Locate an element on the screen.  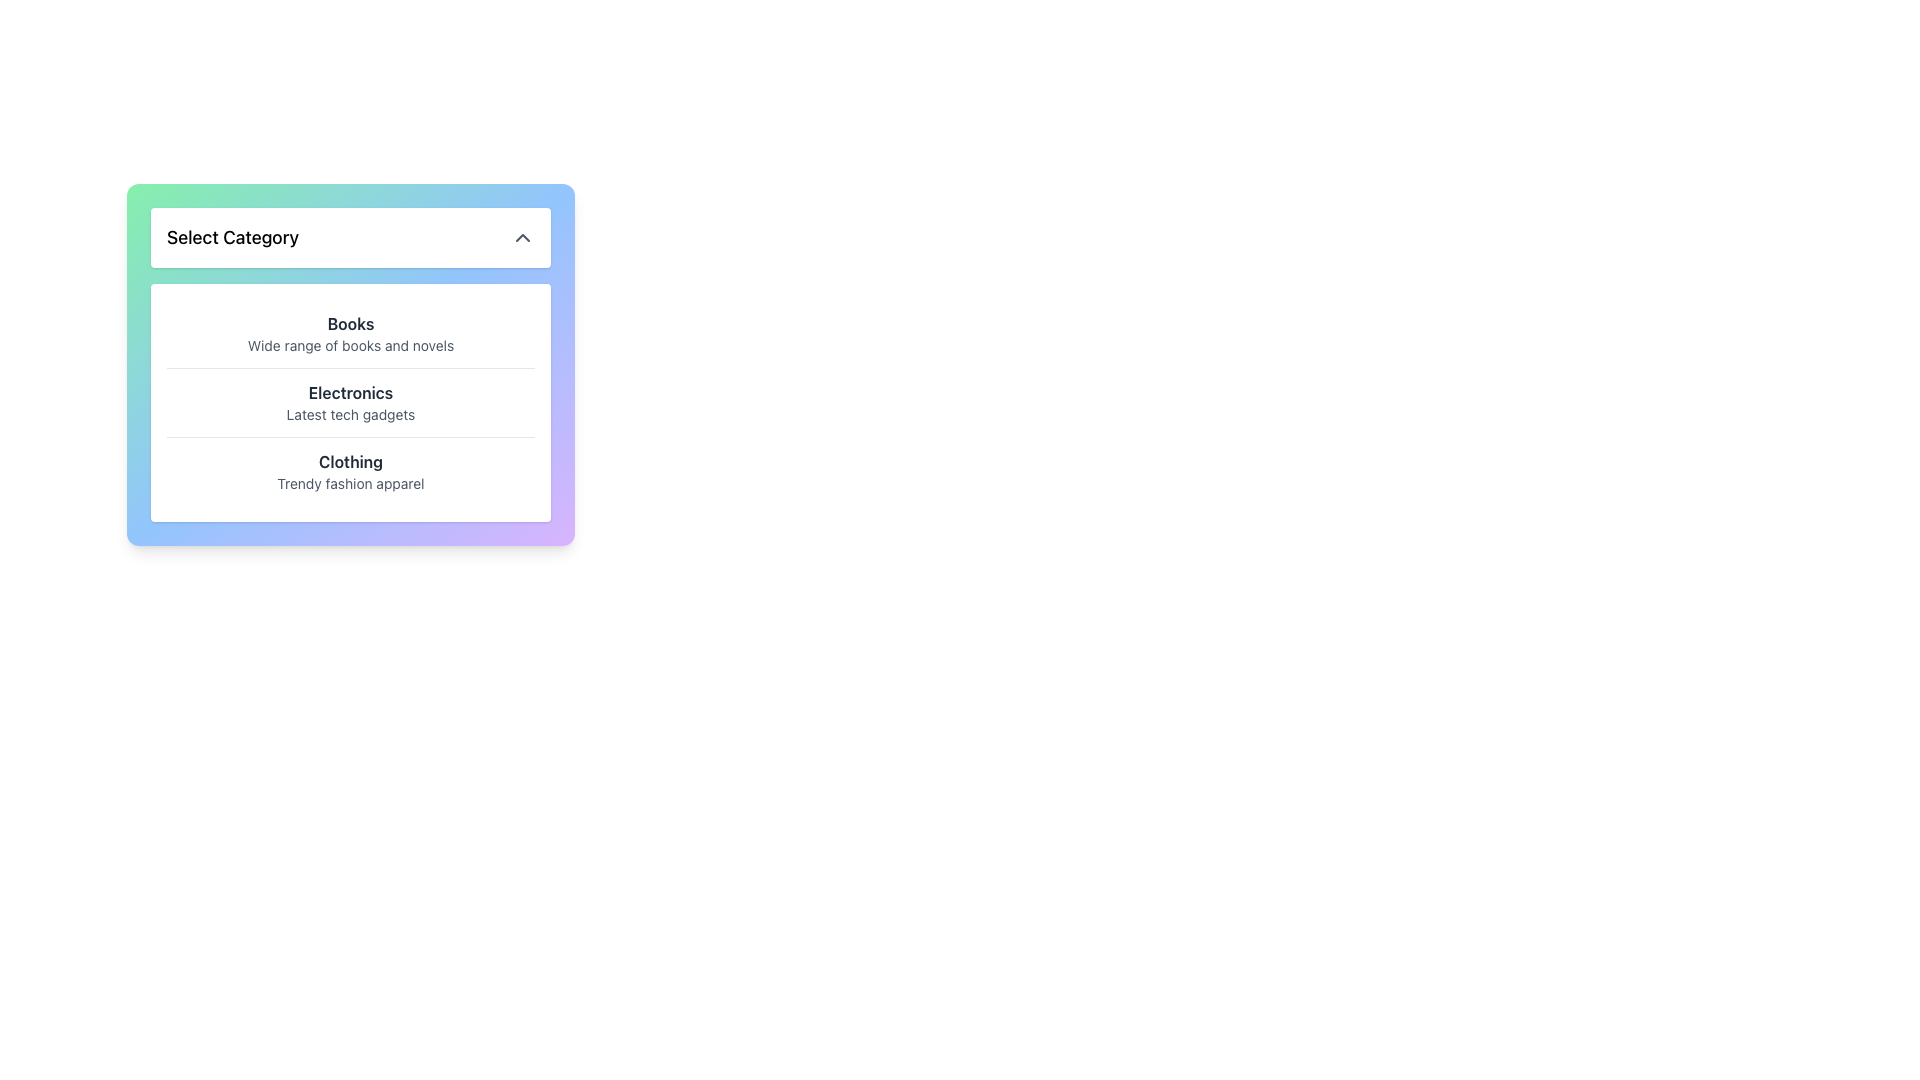
the 'Clothing' category item in the category selection menu is located at coordinates (350, 470).